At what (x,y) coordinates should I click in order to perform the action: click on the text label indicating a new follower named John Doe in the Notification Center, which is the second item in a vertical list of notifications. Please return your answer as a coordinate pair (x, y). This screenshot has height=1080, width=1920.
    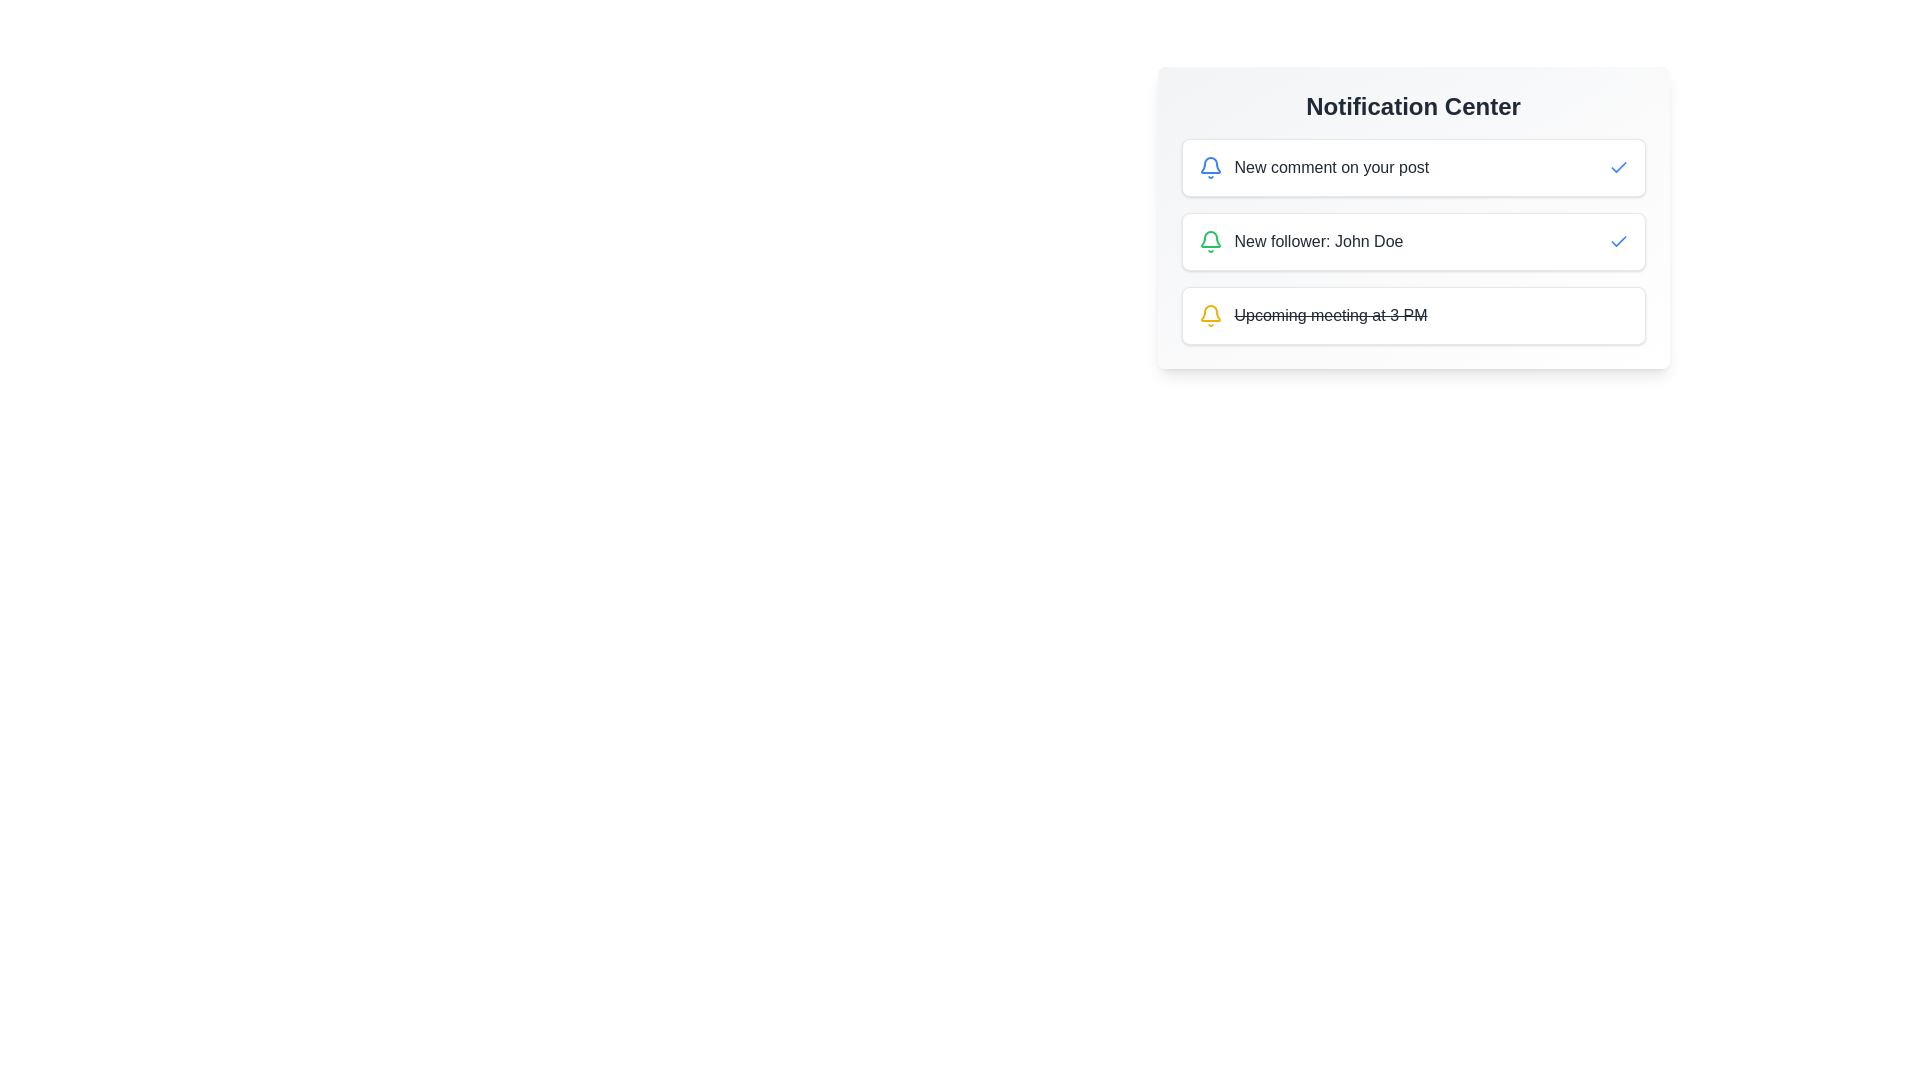
    Looking at the image, I should click on (1300, 241).